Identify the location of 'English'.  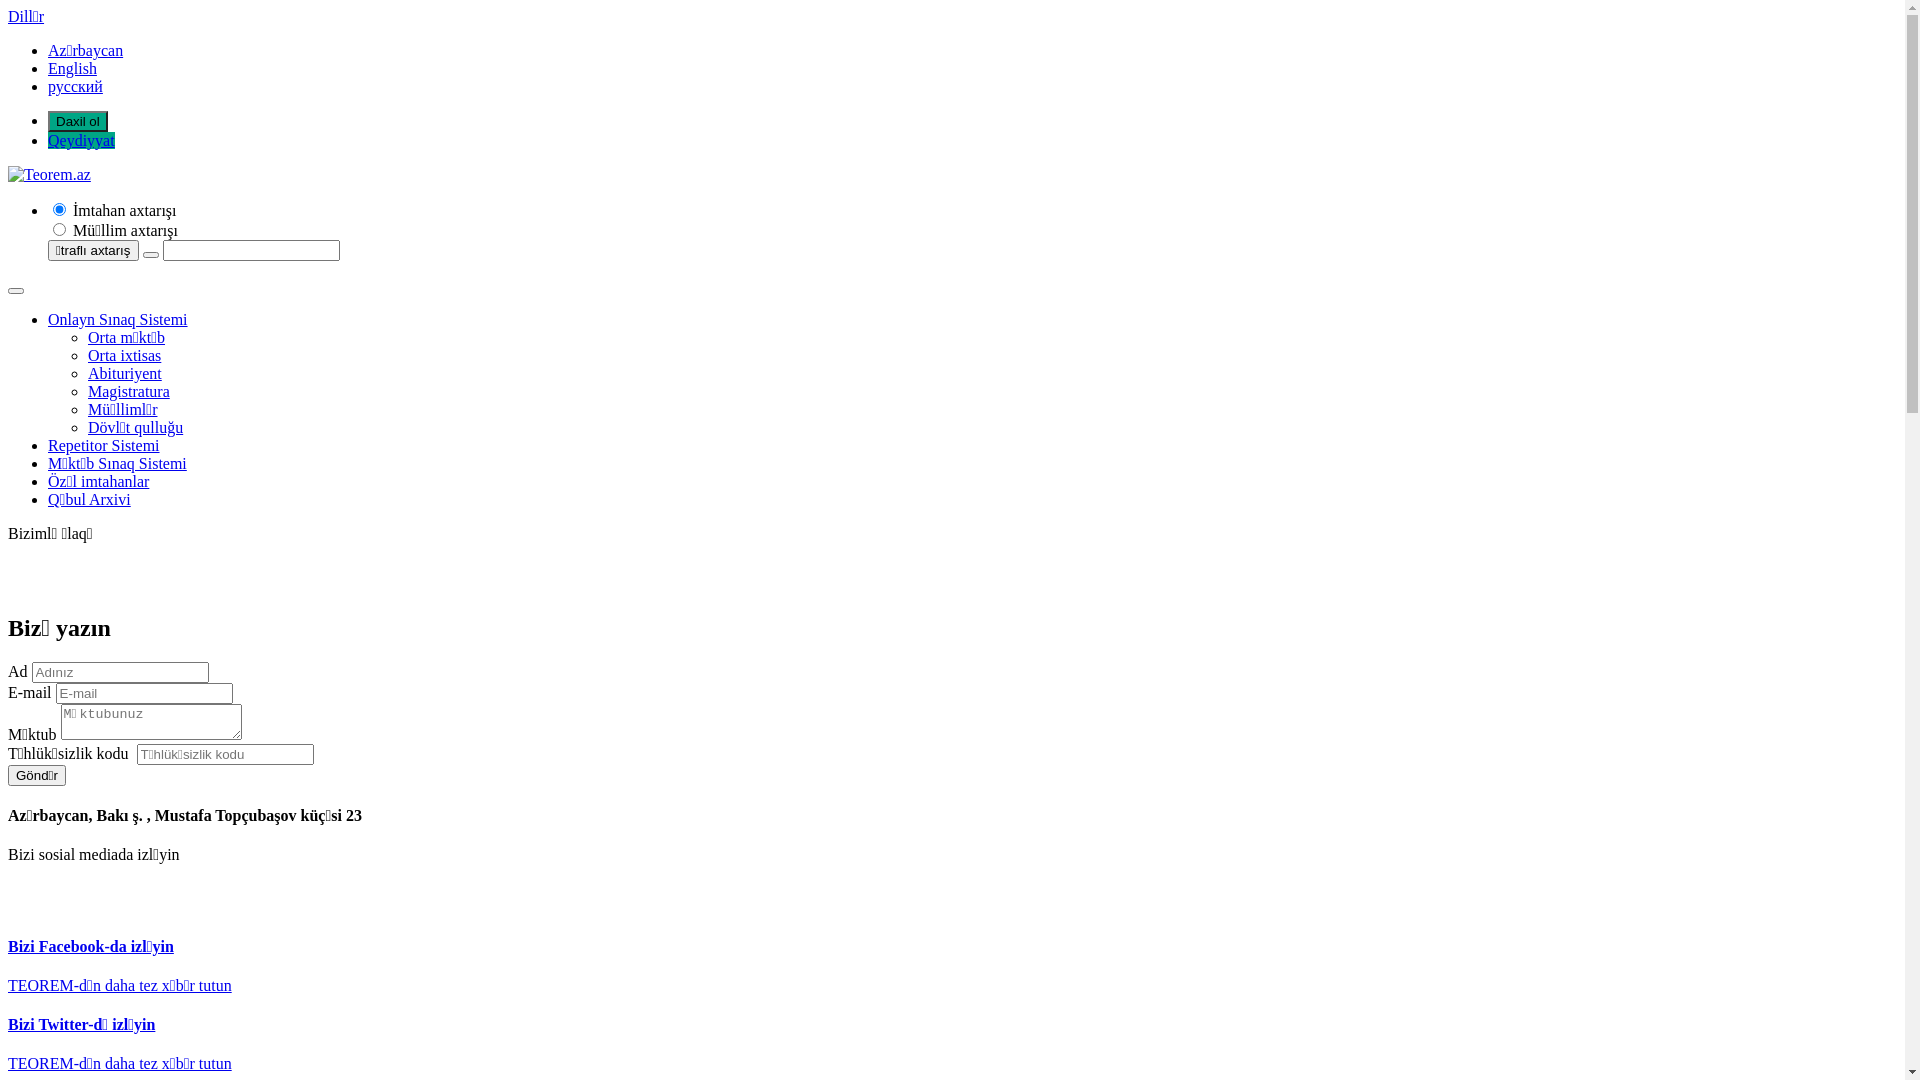
(48, 67).